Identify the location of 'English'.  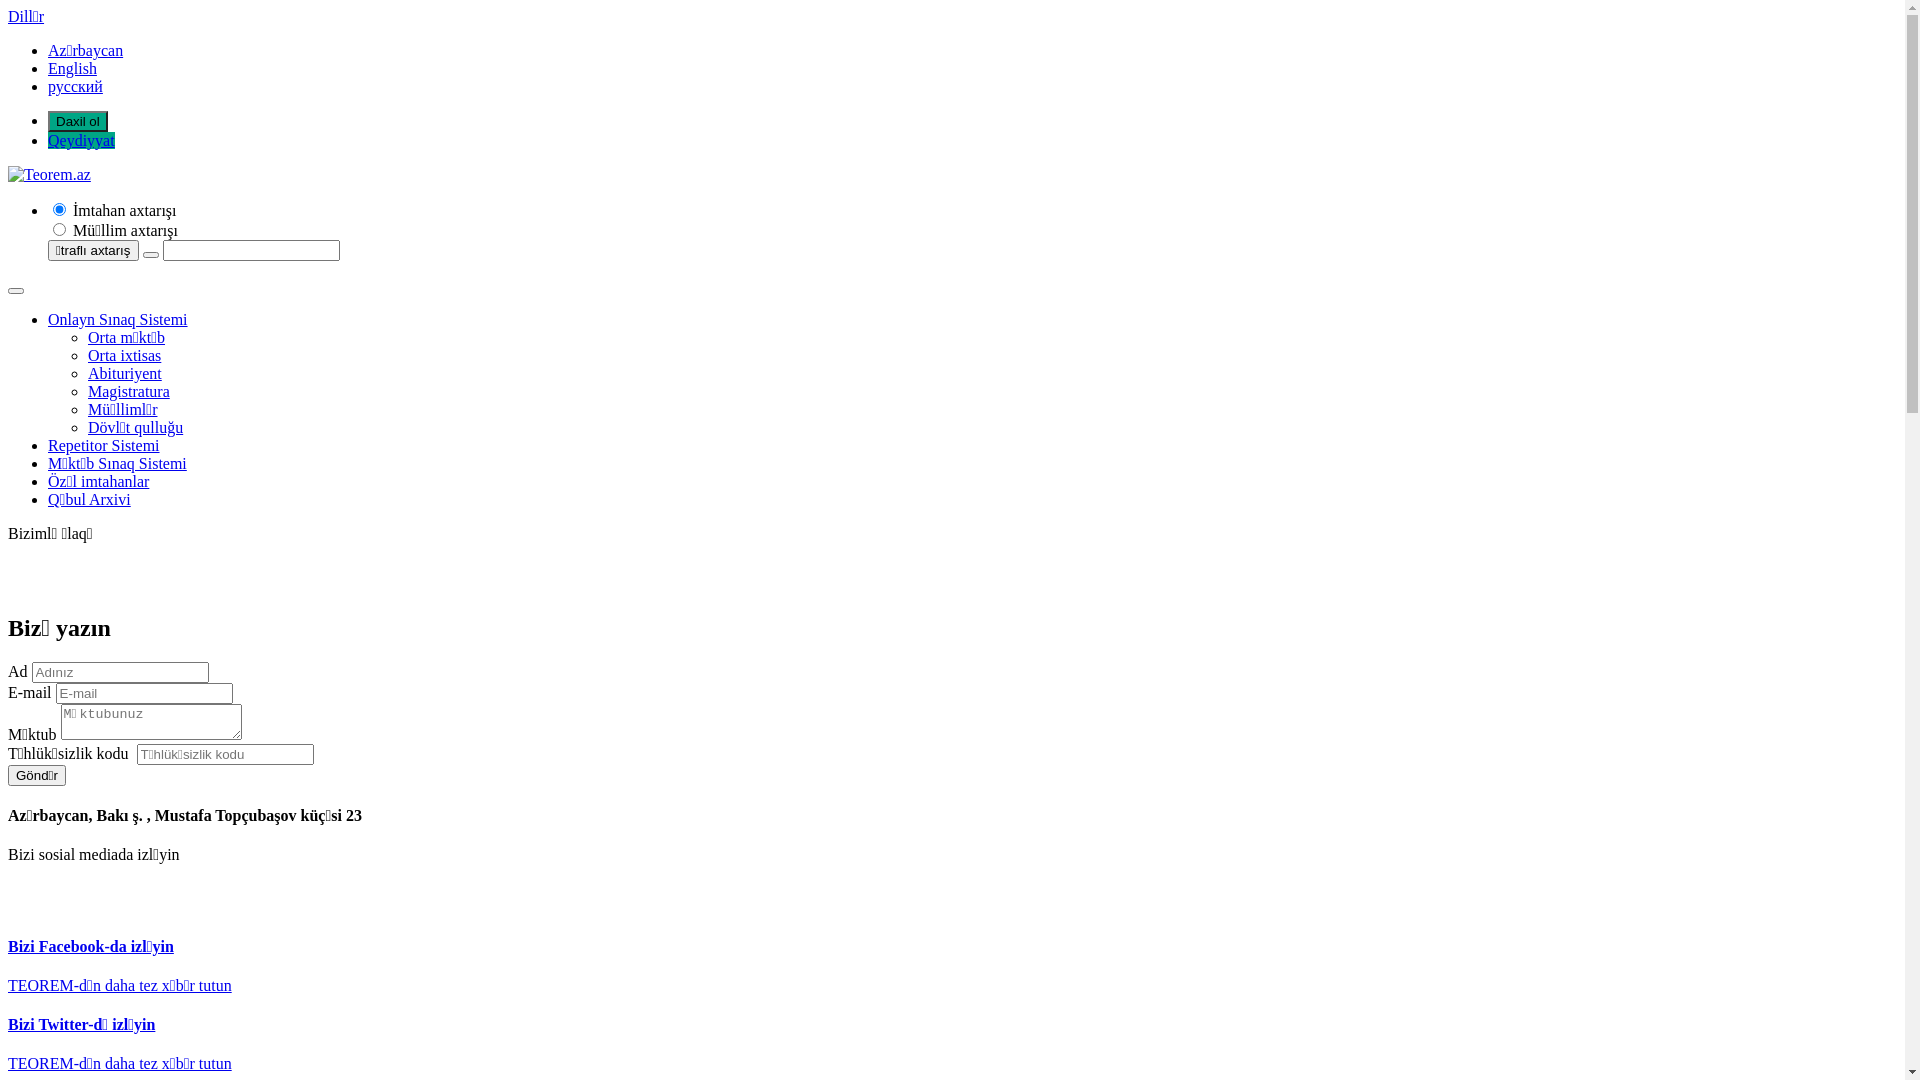
(48, 67).